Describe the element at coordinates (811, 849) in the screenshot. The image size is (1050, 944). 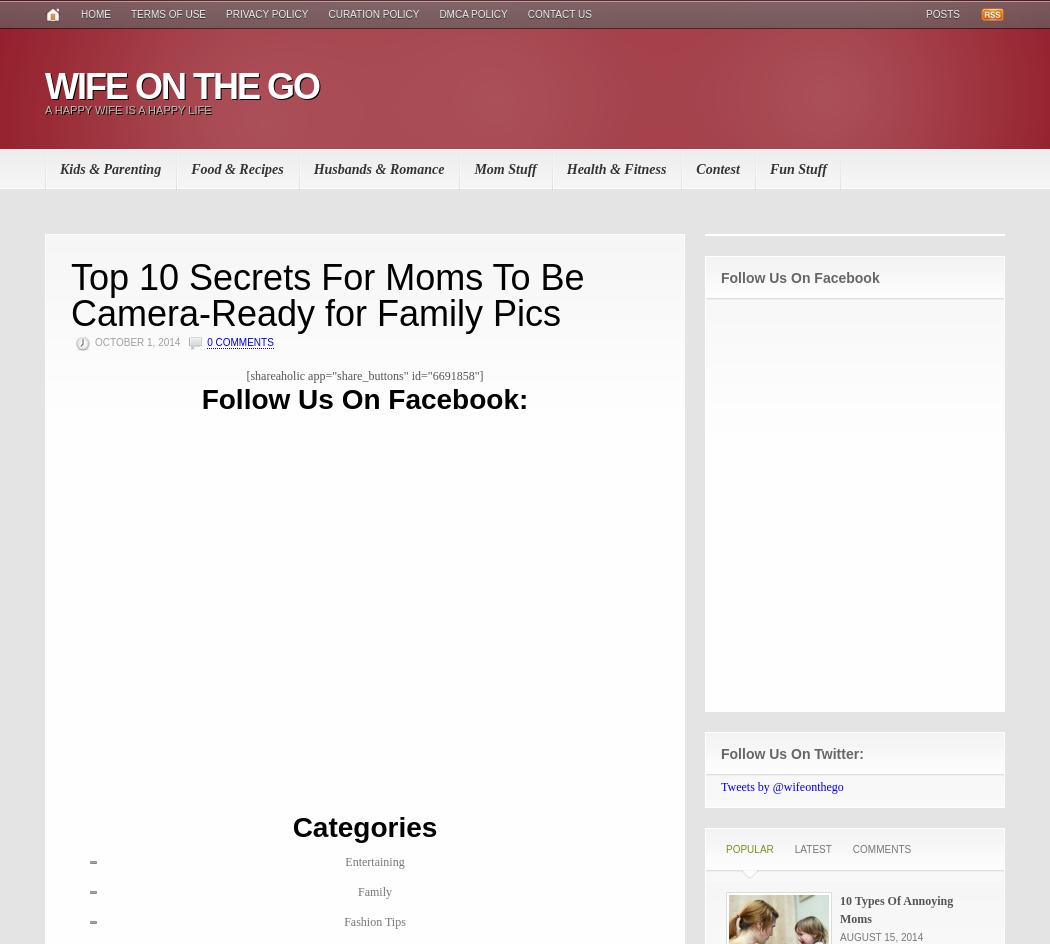
I see `'Latest'` at that location.